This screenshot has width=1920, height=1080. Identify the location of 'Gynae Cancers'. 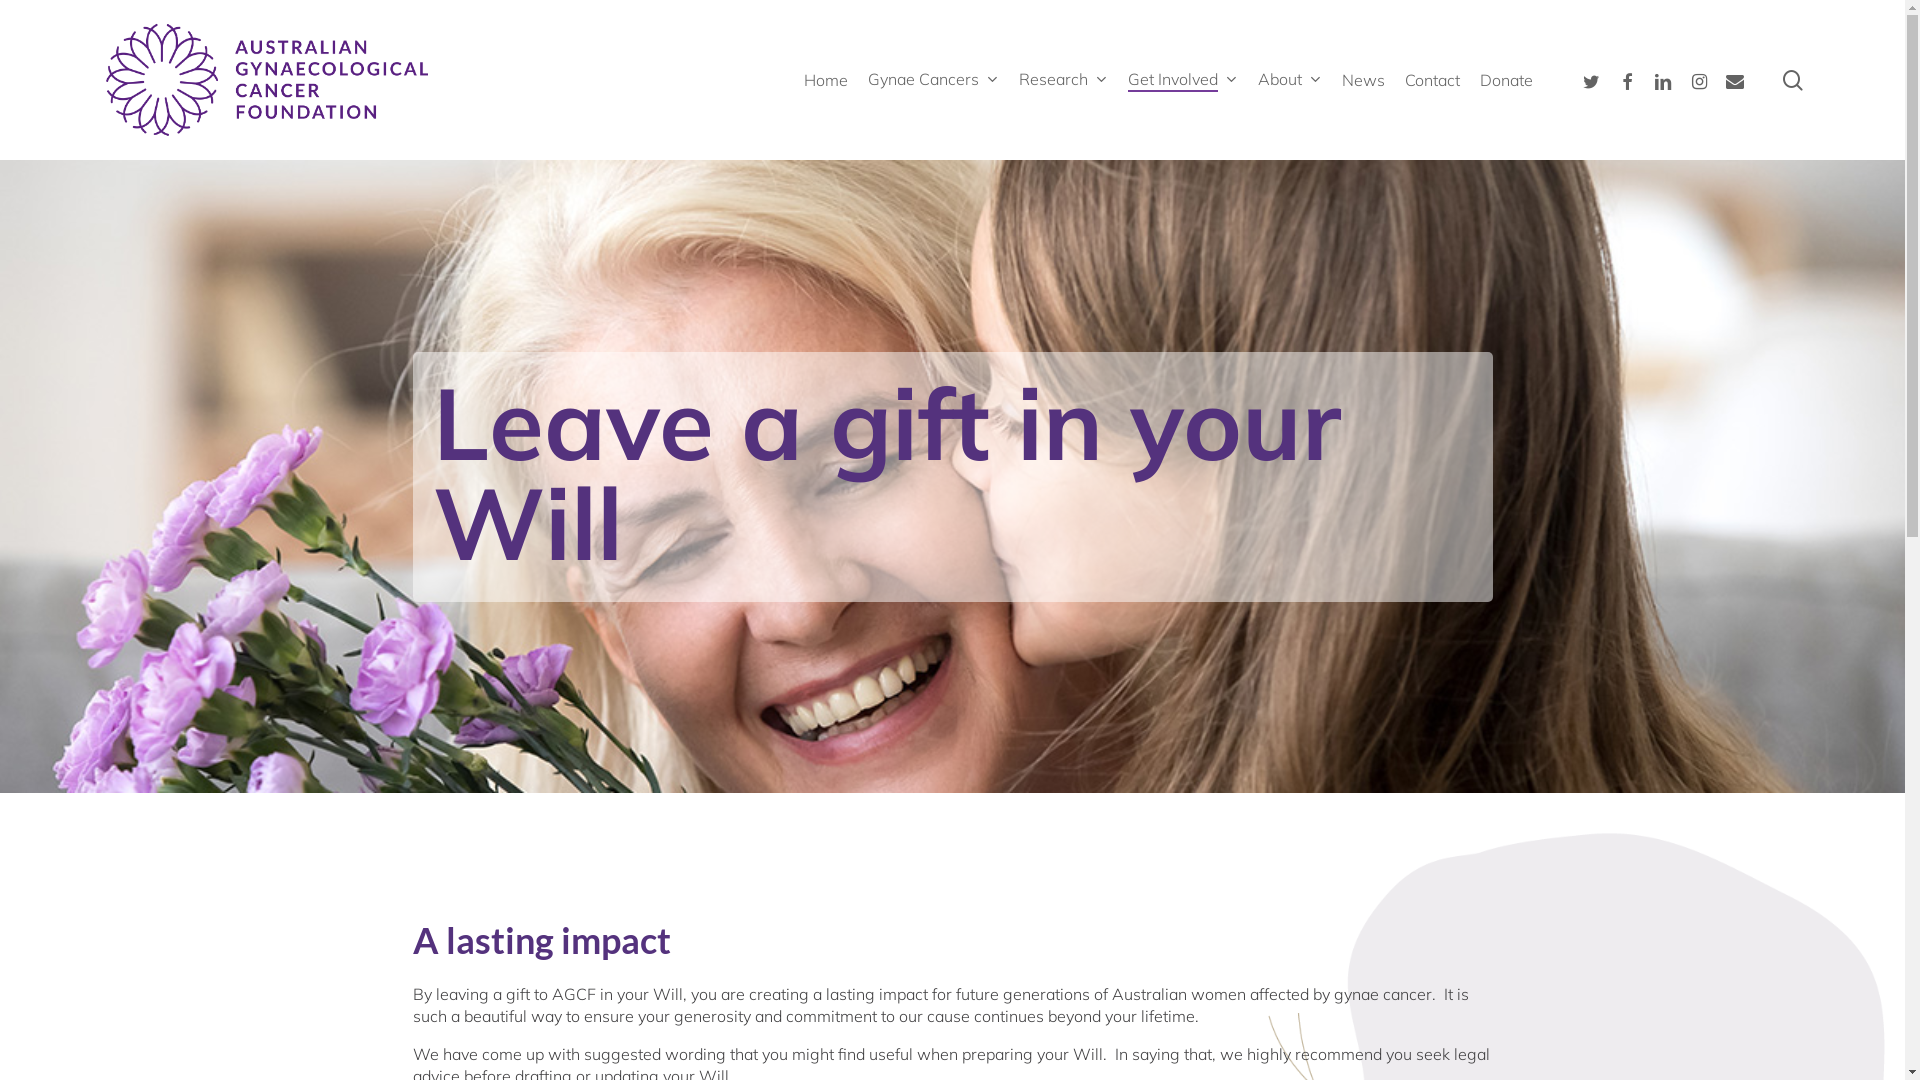
(868, 79).